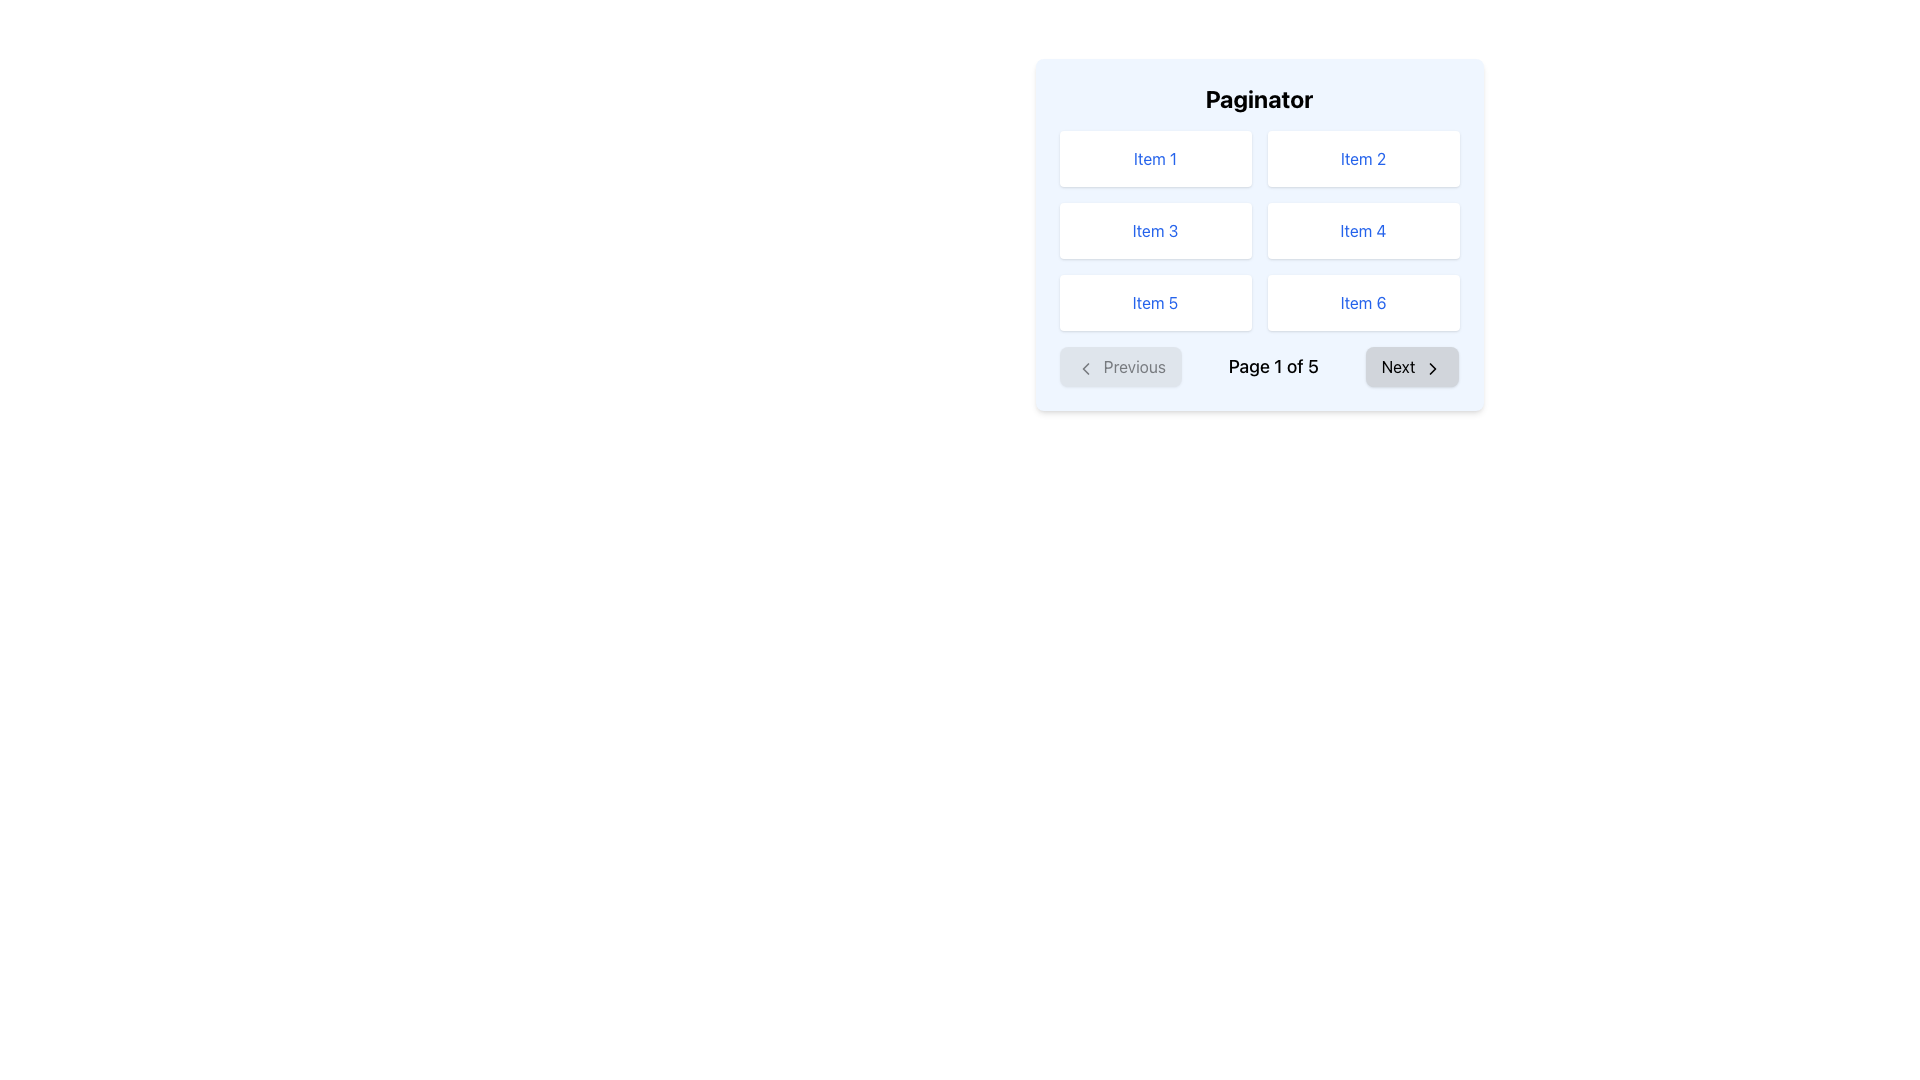  I want to click on the text label with blue text that reads 'Item 2', which is a rectangular box with rounded corners located in the top row, right column of a grid layout, so click(1362, 157).